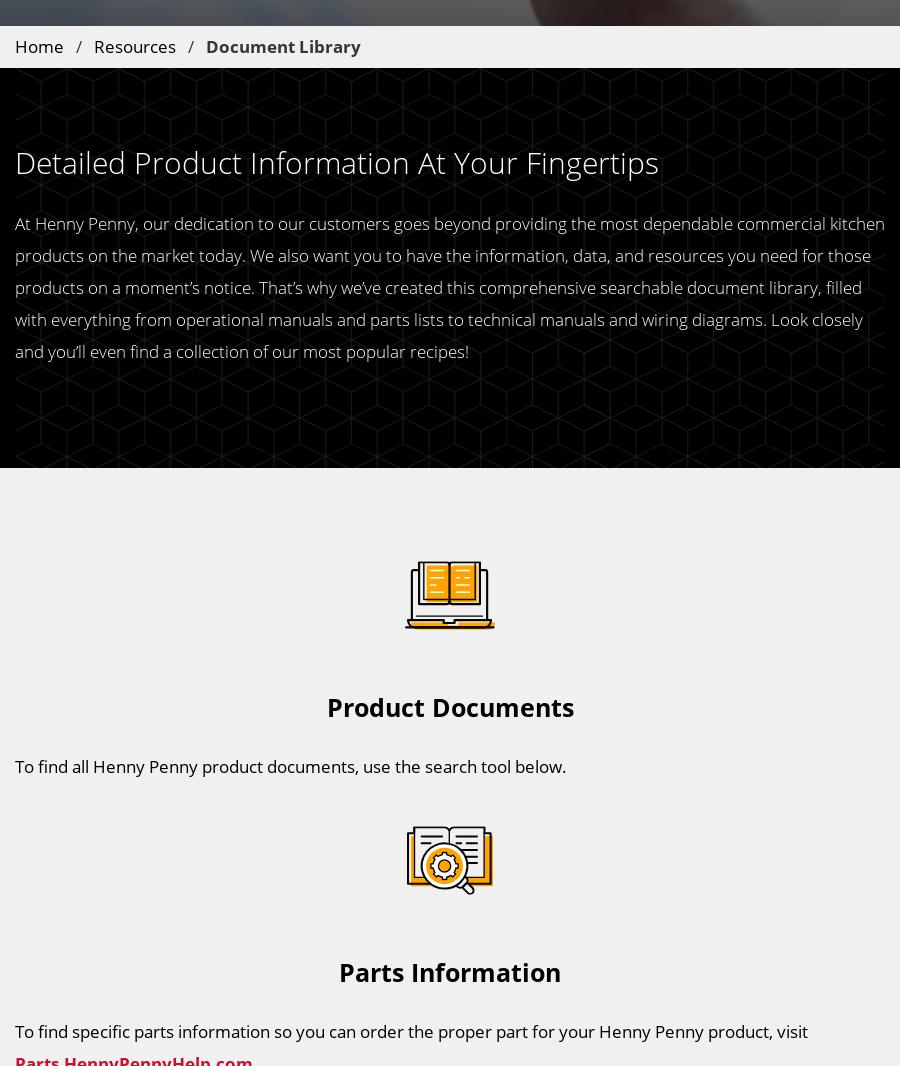 This screenshot has height=1066, width=900. What do you see at coordinates (289, 764) in the screenshot?
I see `'To find all Henny Penny product documents, use the search tool below.'` at bounding box center [289, 764].